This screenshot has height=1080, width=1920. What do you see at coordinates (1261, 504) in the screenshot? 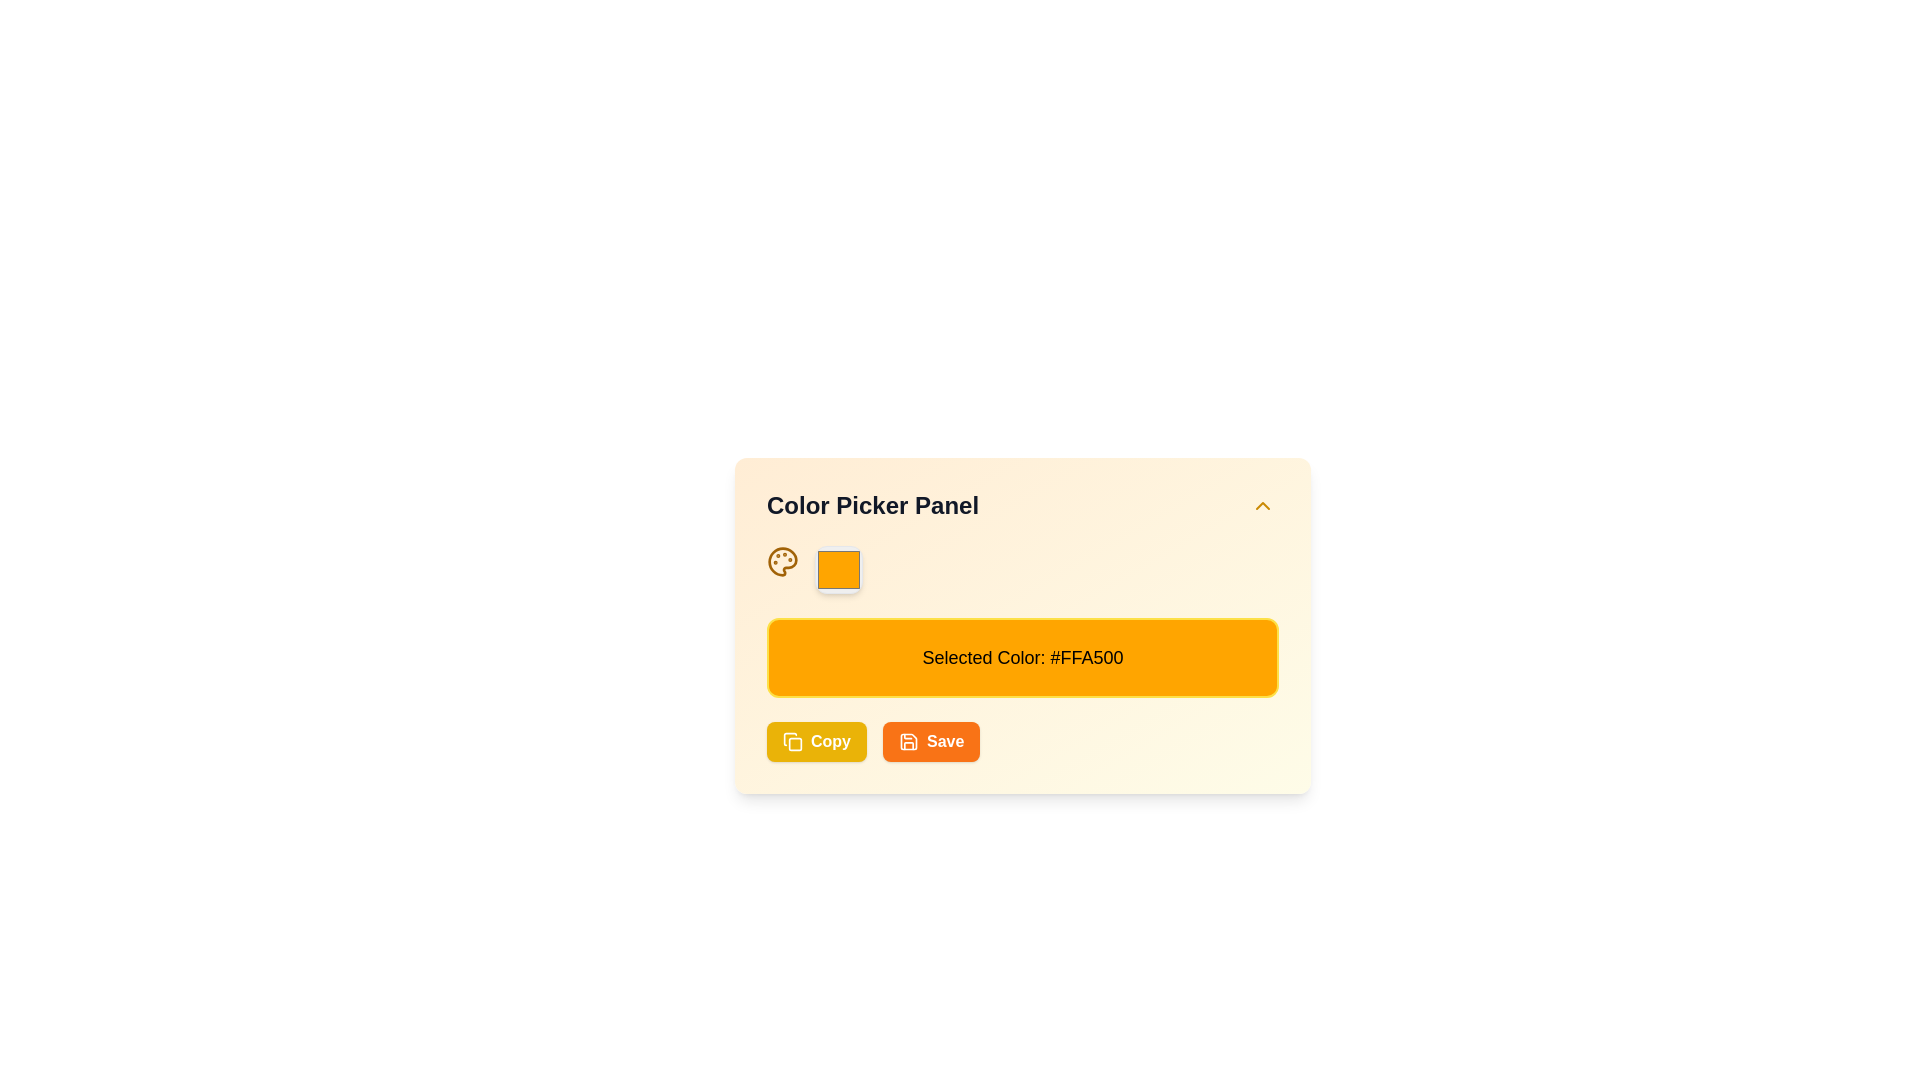
I see `the yellow triangular chevron-up button located at the top-right corner of the 'Color Picker Panel'` at bounding box center [1261, 504].